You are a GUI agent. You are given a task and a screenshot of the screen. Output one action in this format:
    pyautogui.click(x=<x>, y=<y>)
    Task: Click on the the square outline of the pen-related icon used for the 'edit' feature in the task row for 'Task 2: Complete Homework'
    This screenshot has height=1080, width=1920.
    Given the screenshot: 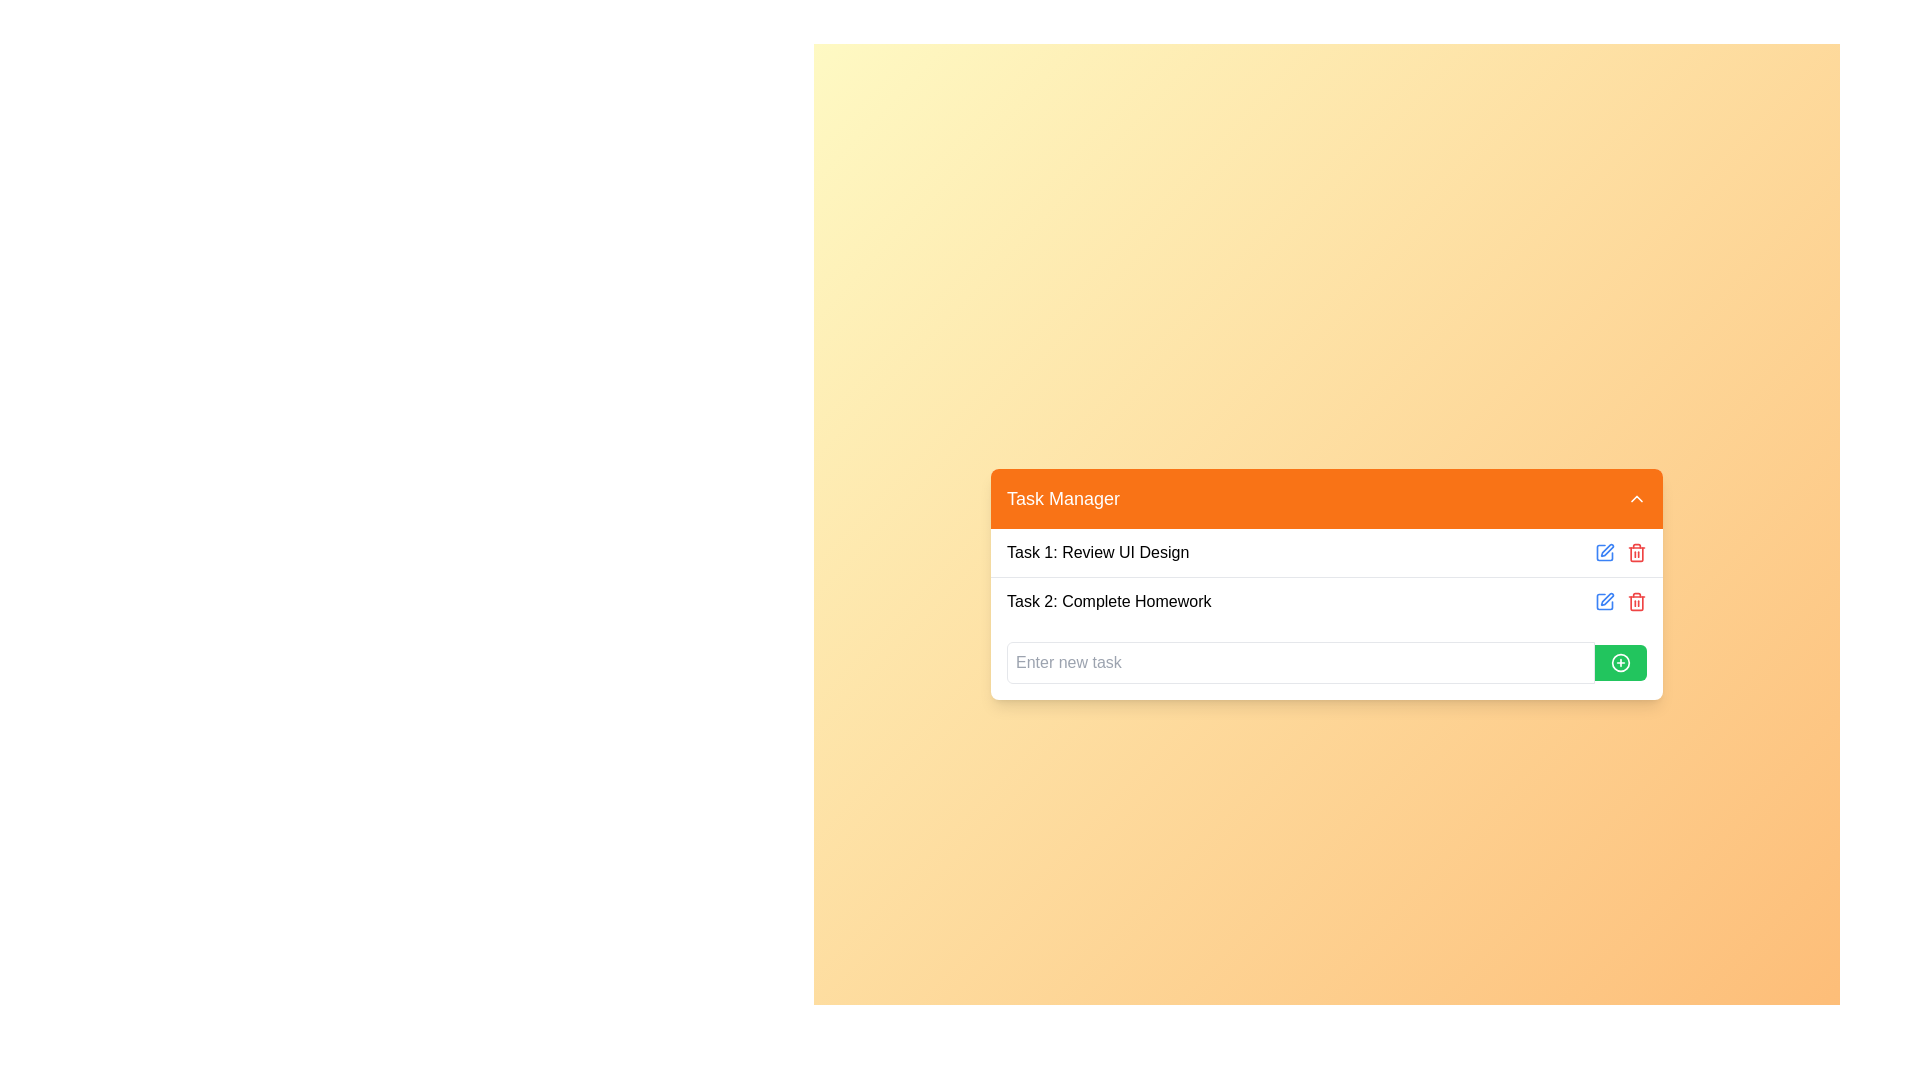 What is the action you would take?
    pyautogui.click(x=1604, y=600)
    